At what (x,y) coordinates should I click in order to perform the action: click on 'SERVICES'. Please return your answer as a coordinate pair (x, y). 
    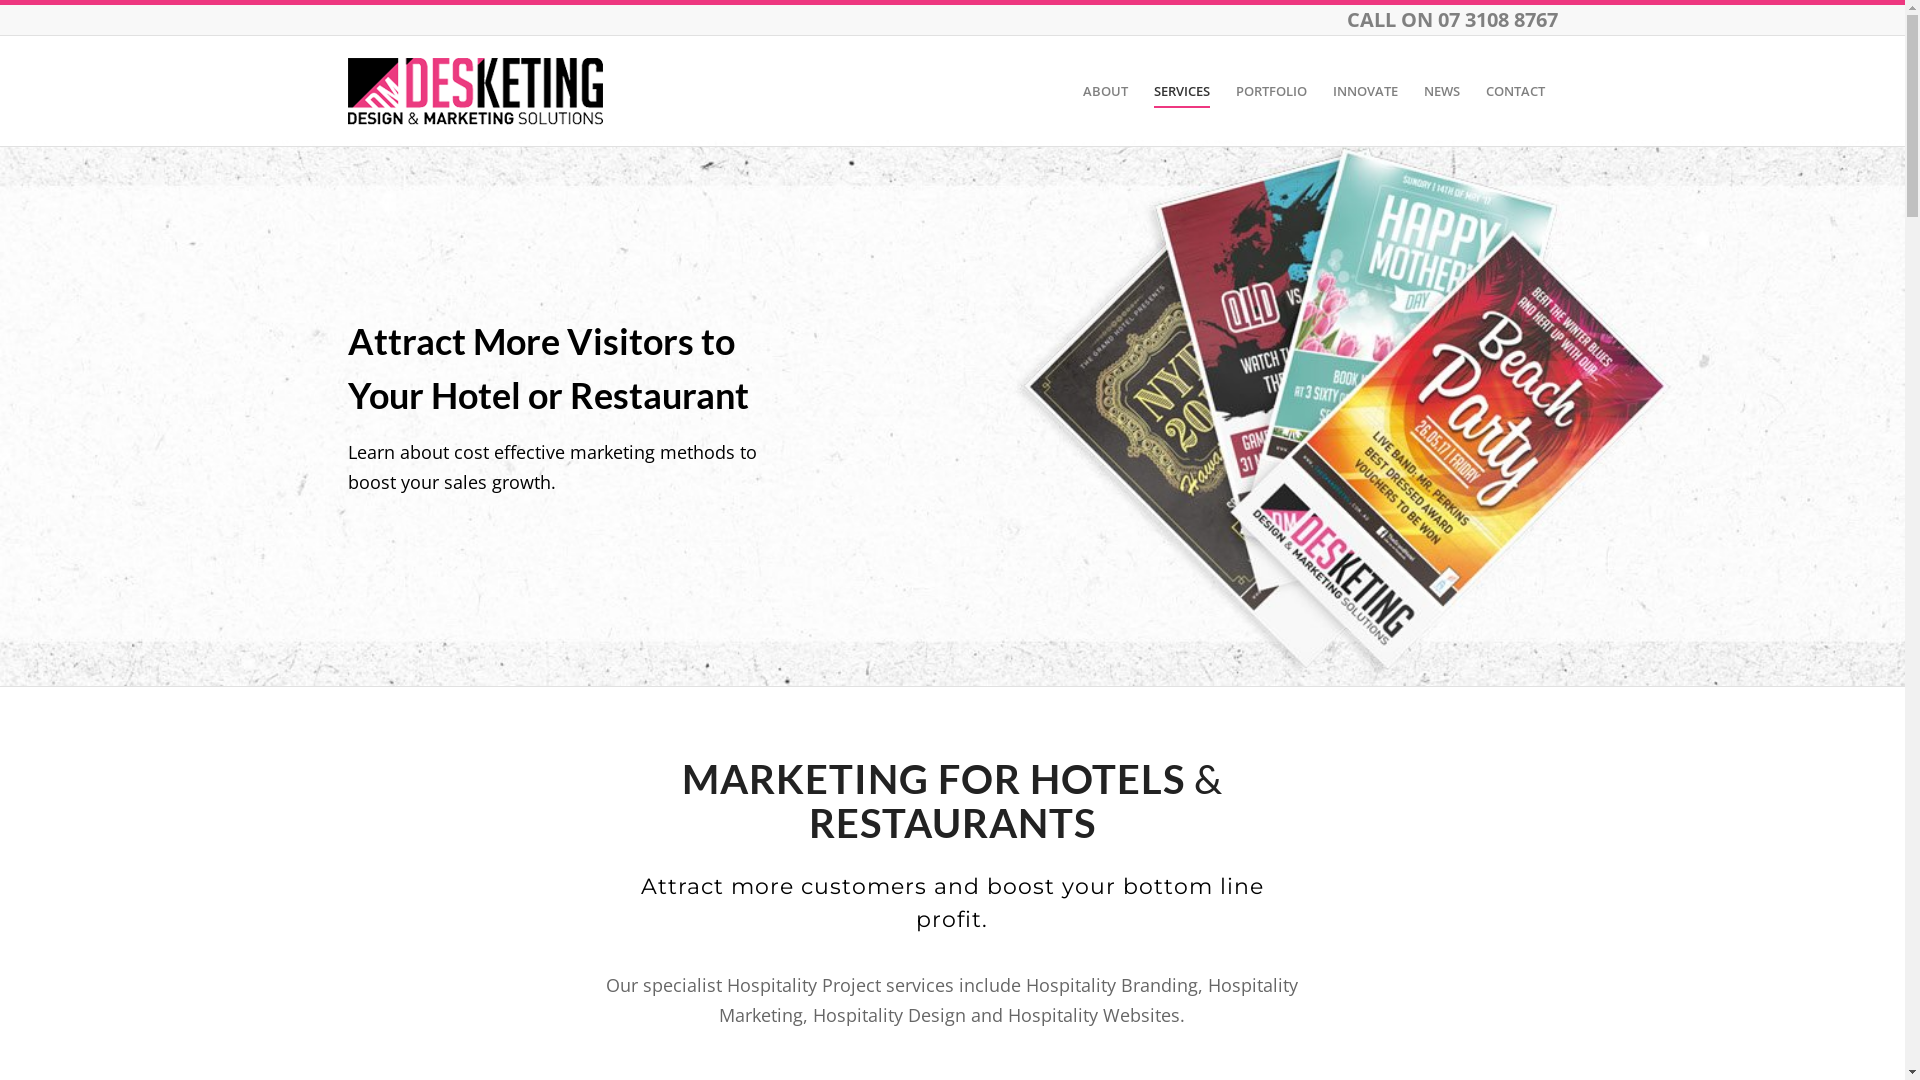
    Looking at the image, I should click on (1140, 91).